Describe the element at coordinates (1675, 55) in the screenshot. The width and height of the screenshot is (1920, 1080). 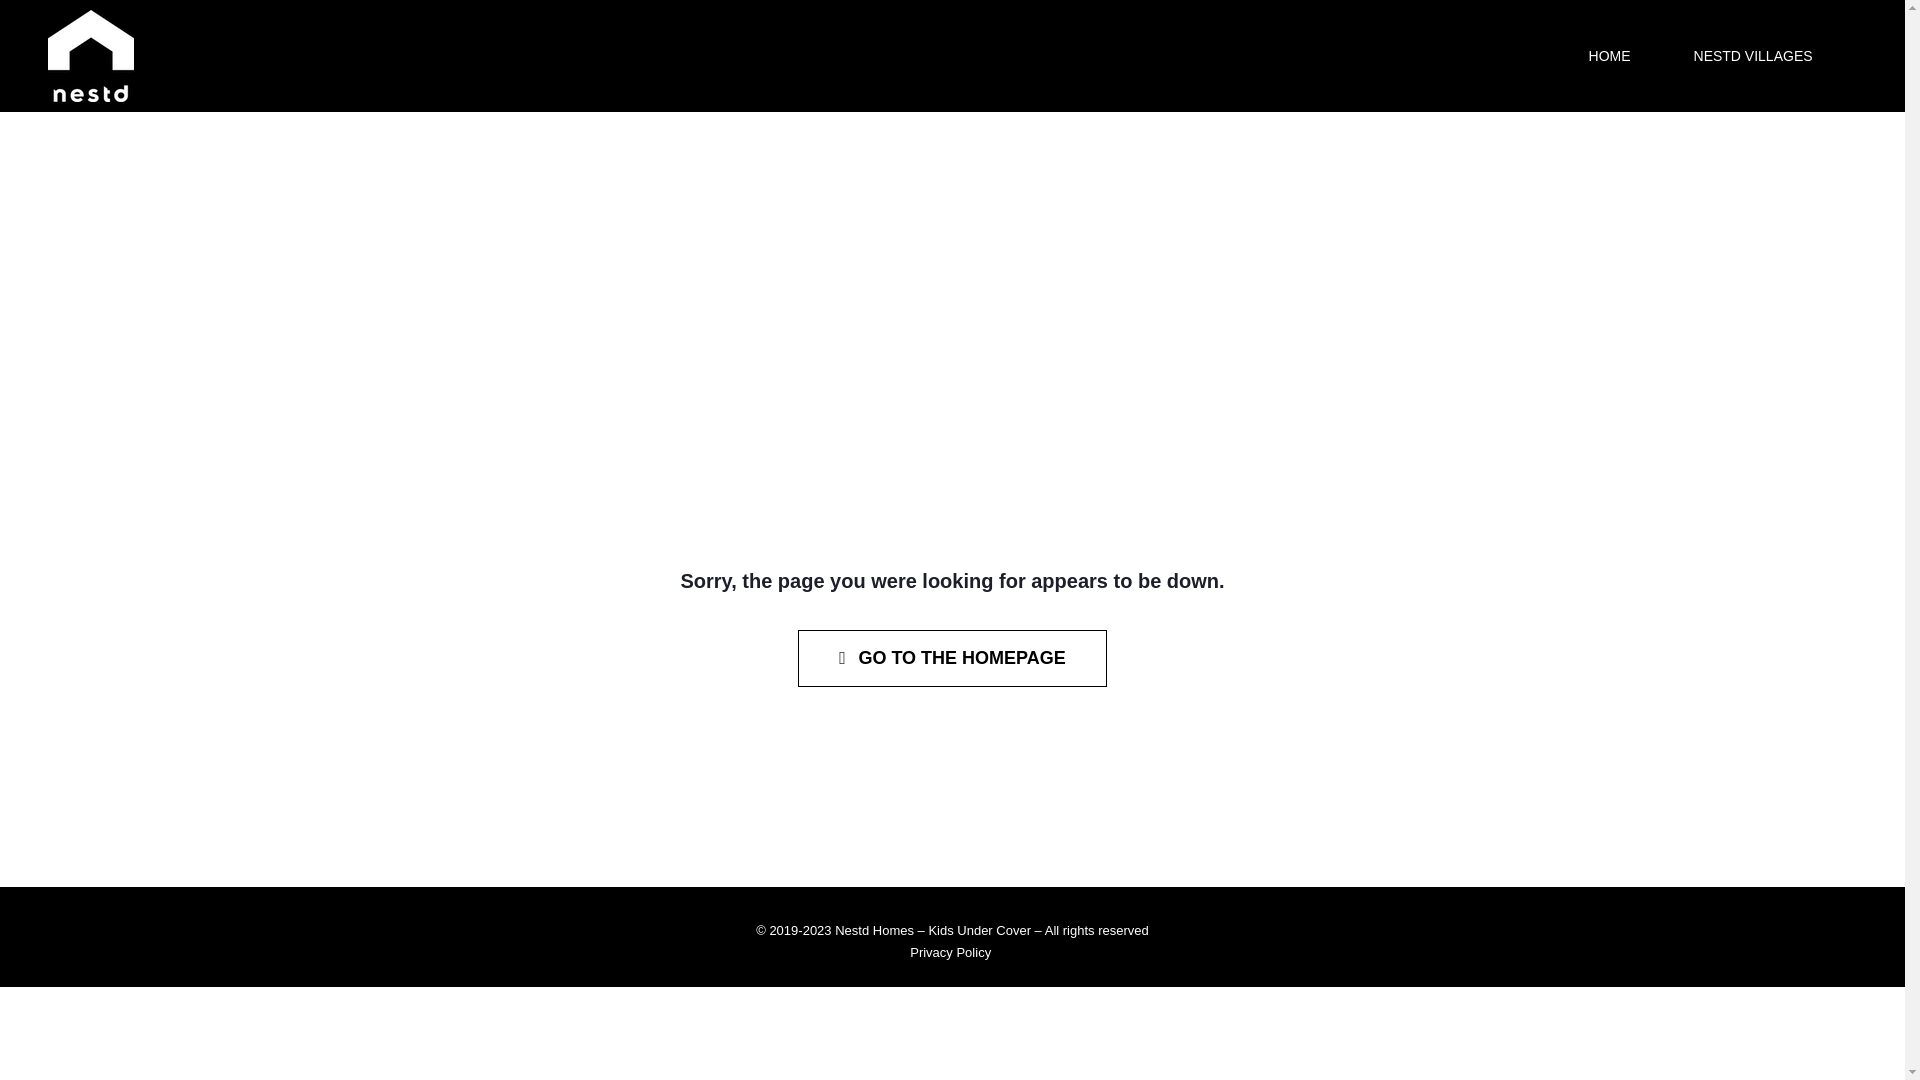
I see `'NESTD VILLAGES'` at that location.